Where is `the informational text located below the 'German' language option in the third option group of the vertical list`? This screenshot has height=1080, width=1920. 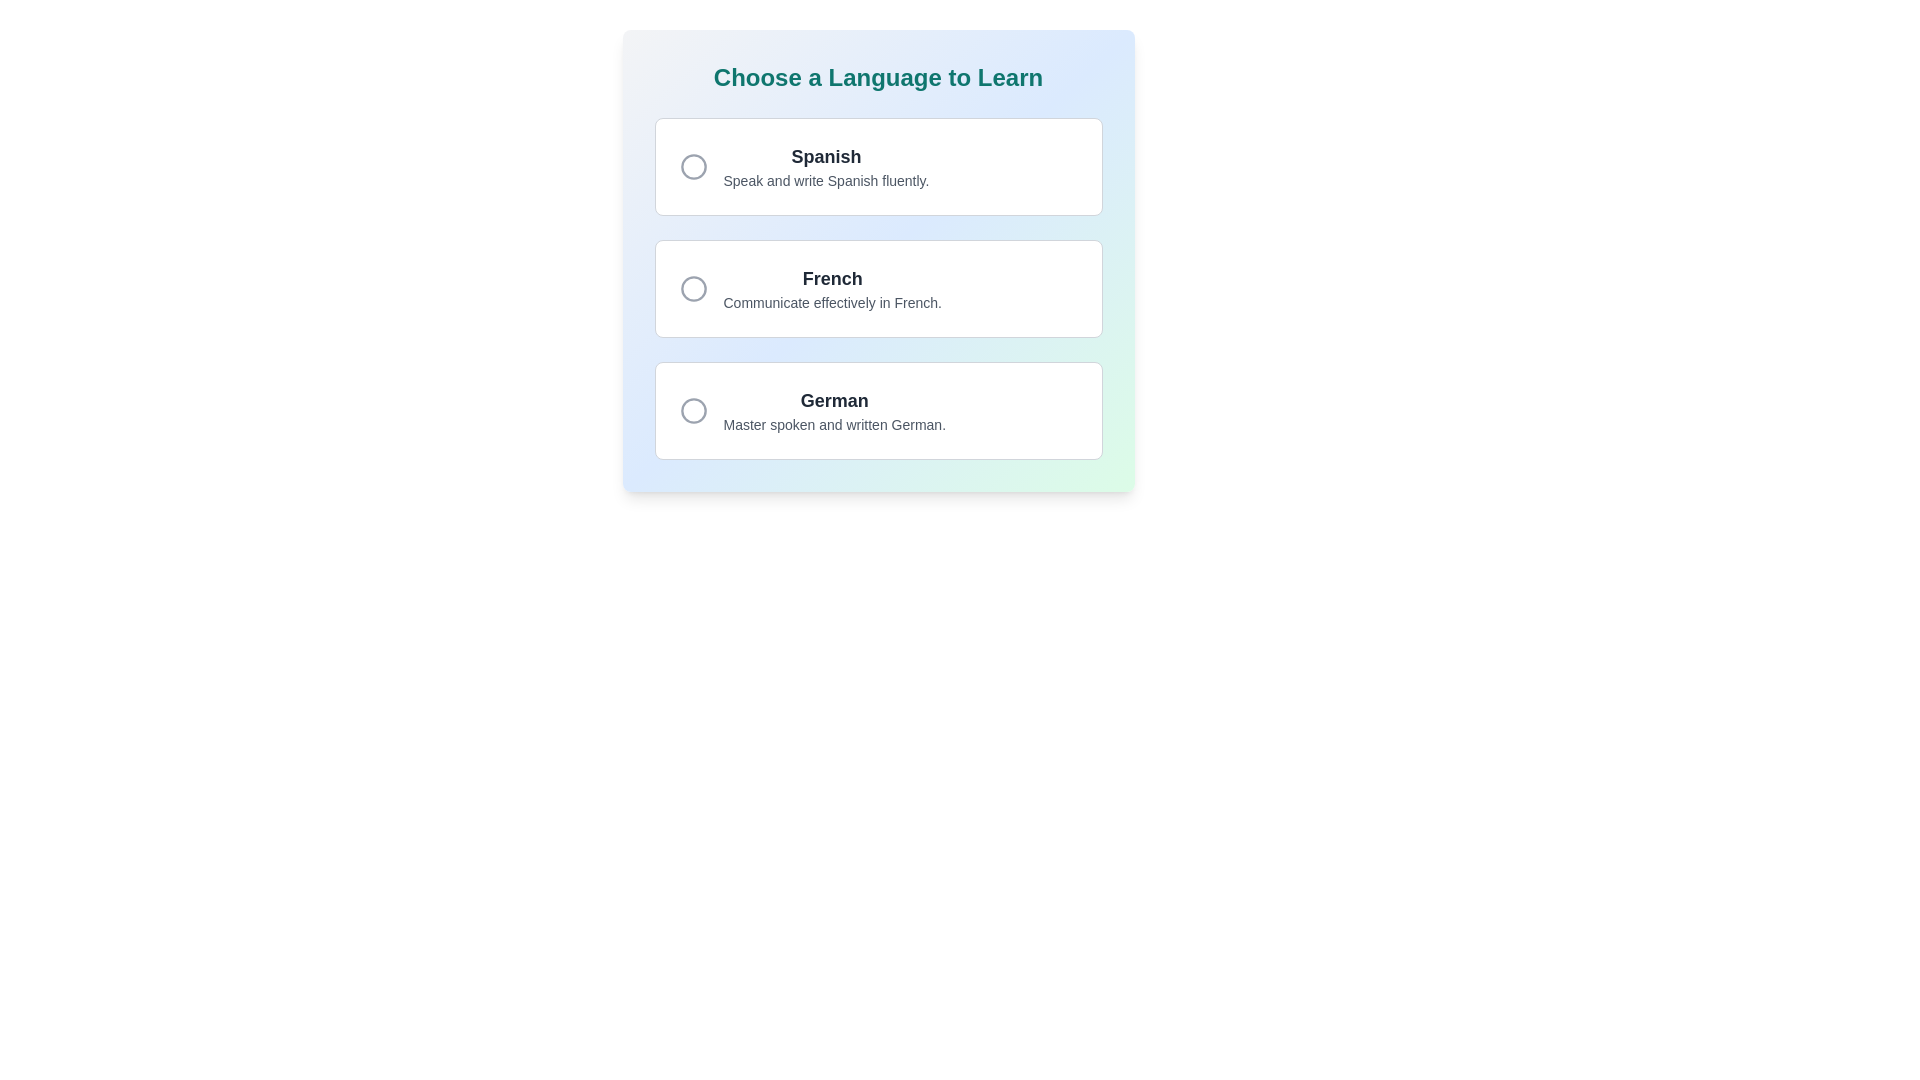 the informational text located below the 'German' language option in the third option group of the vertical list is located at coordinates (834, 423).